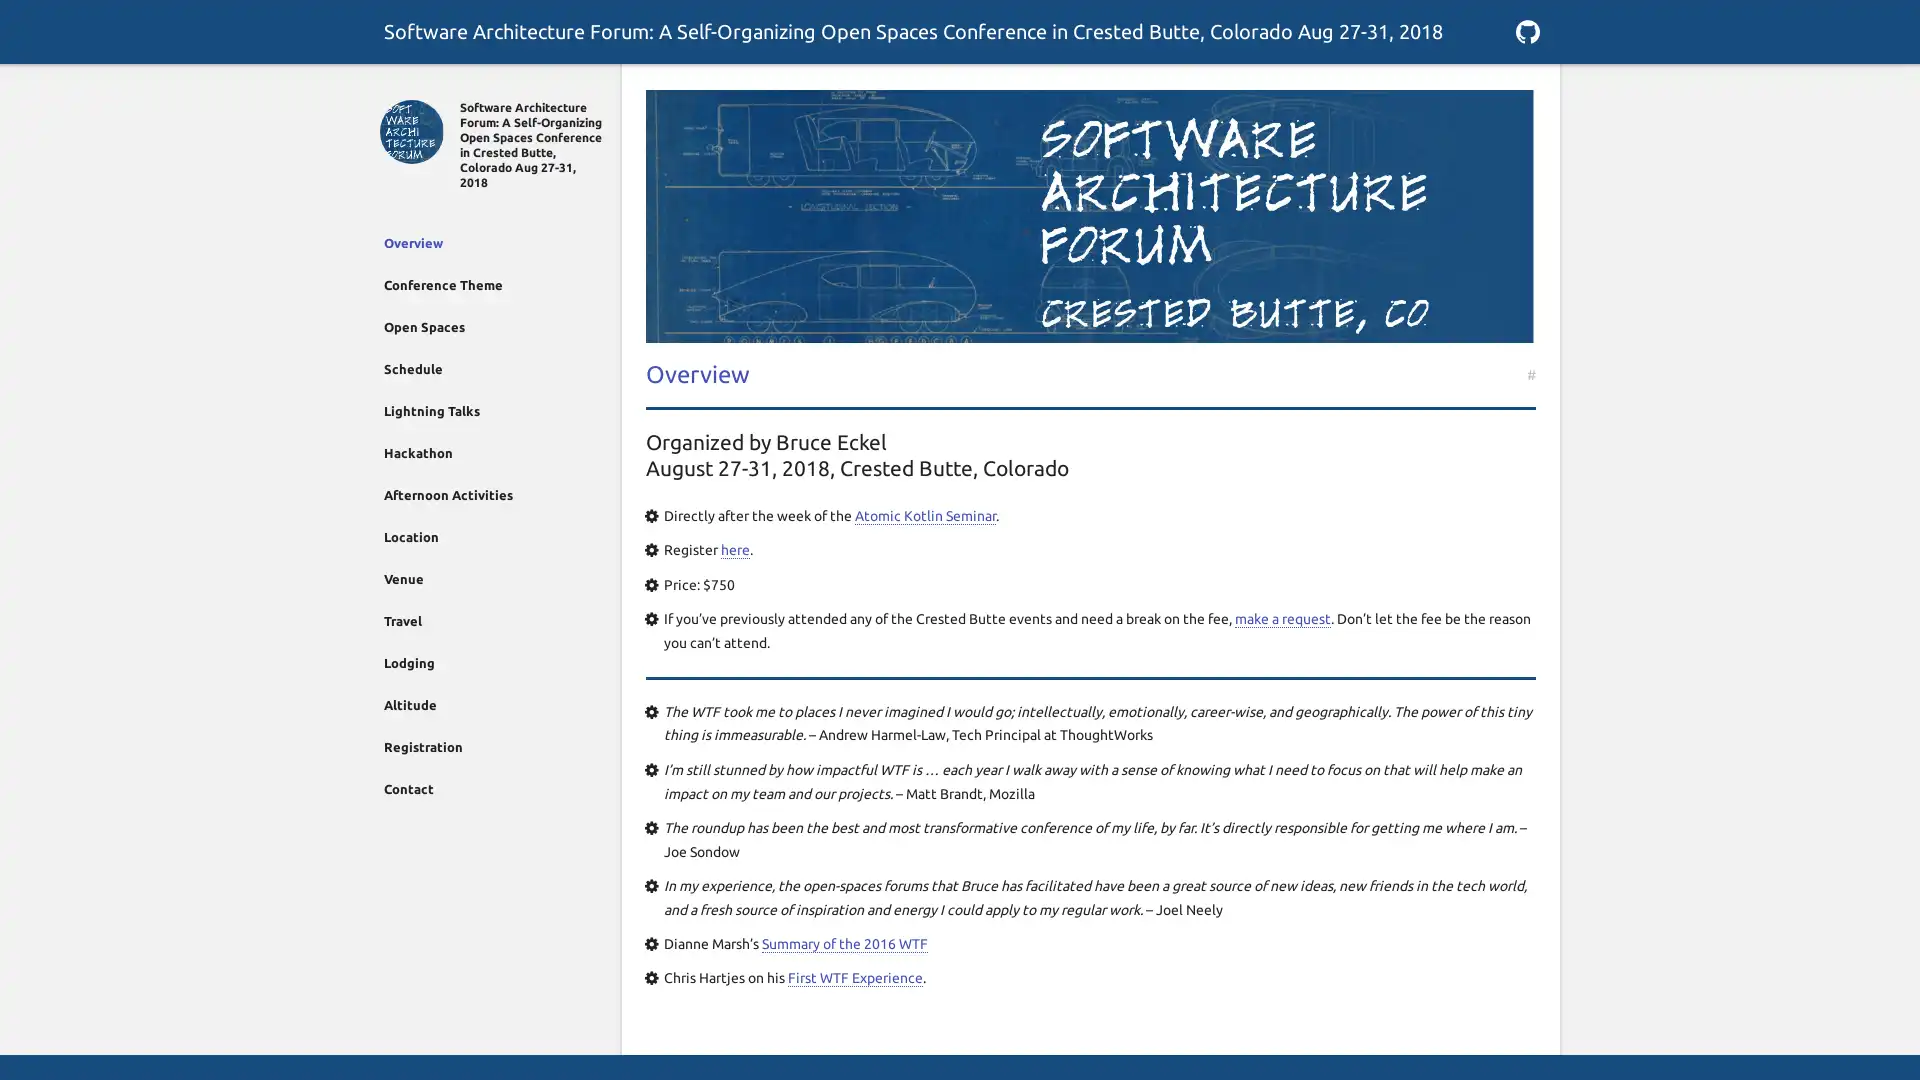 The width and height of the screenshot is (1920, 1080). I want to click on GitHub, so click(1526, 31).